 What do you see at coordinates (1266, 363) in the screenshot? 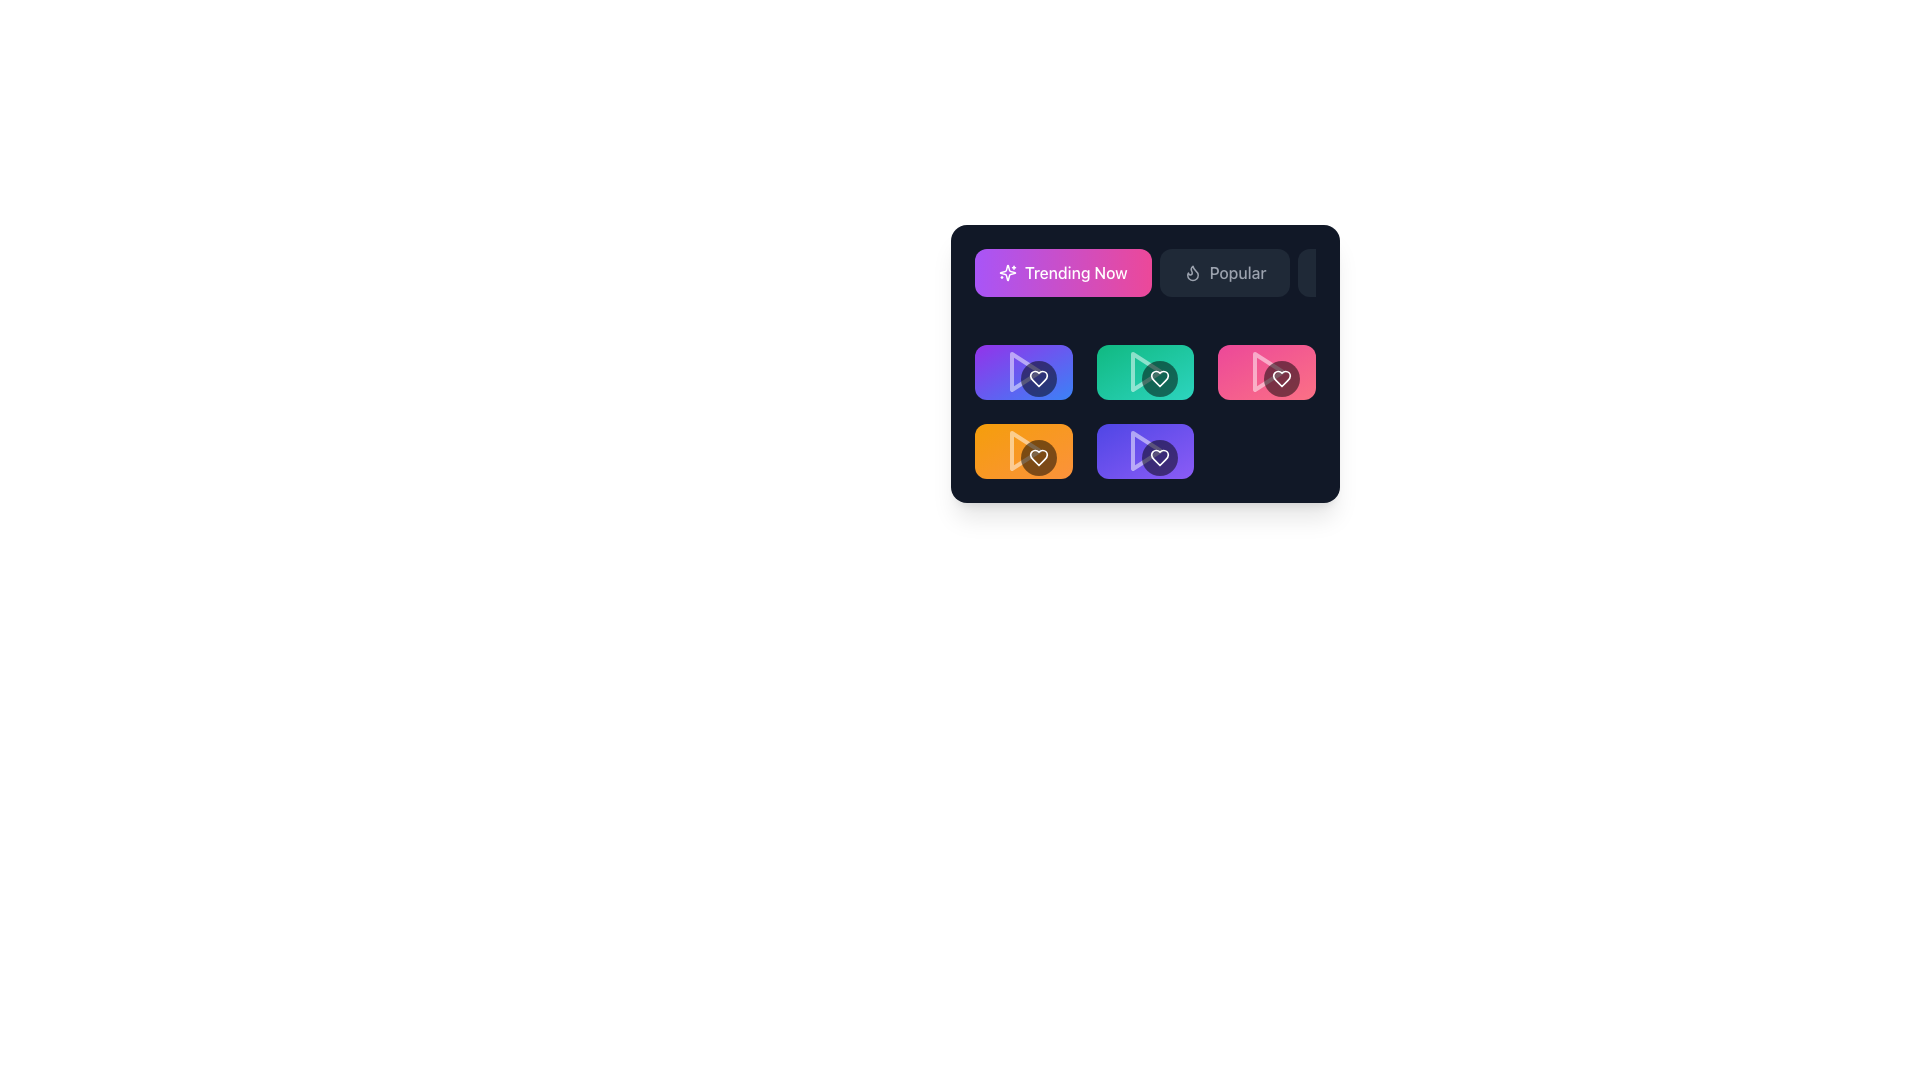
I see `the third button in the second row of the grid layout below the 'Trending Now' navigation bar to interact with the like feature` at bounding box center [1266, 363].